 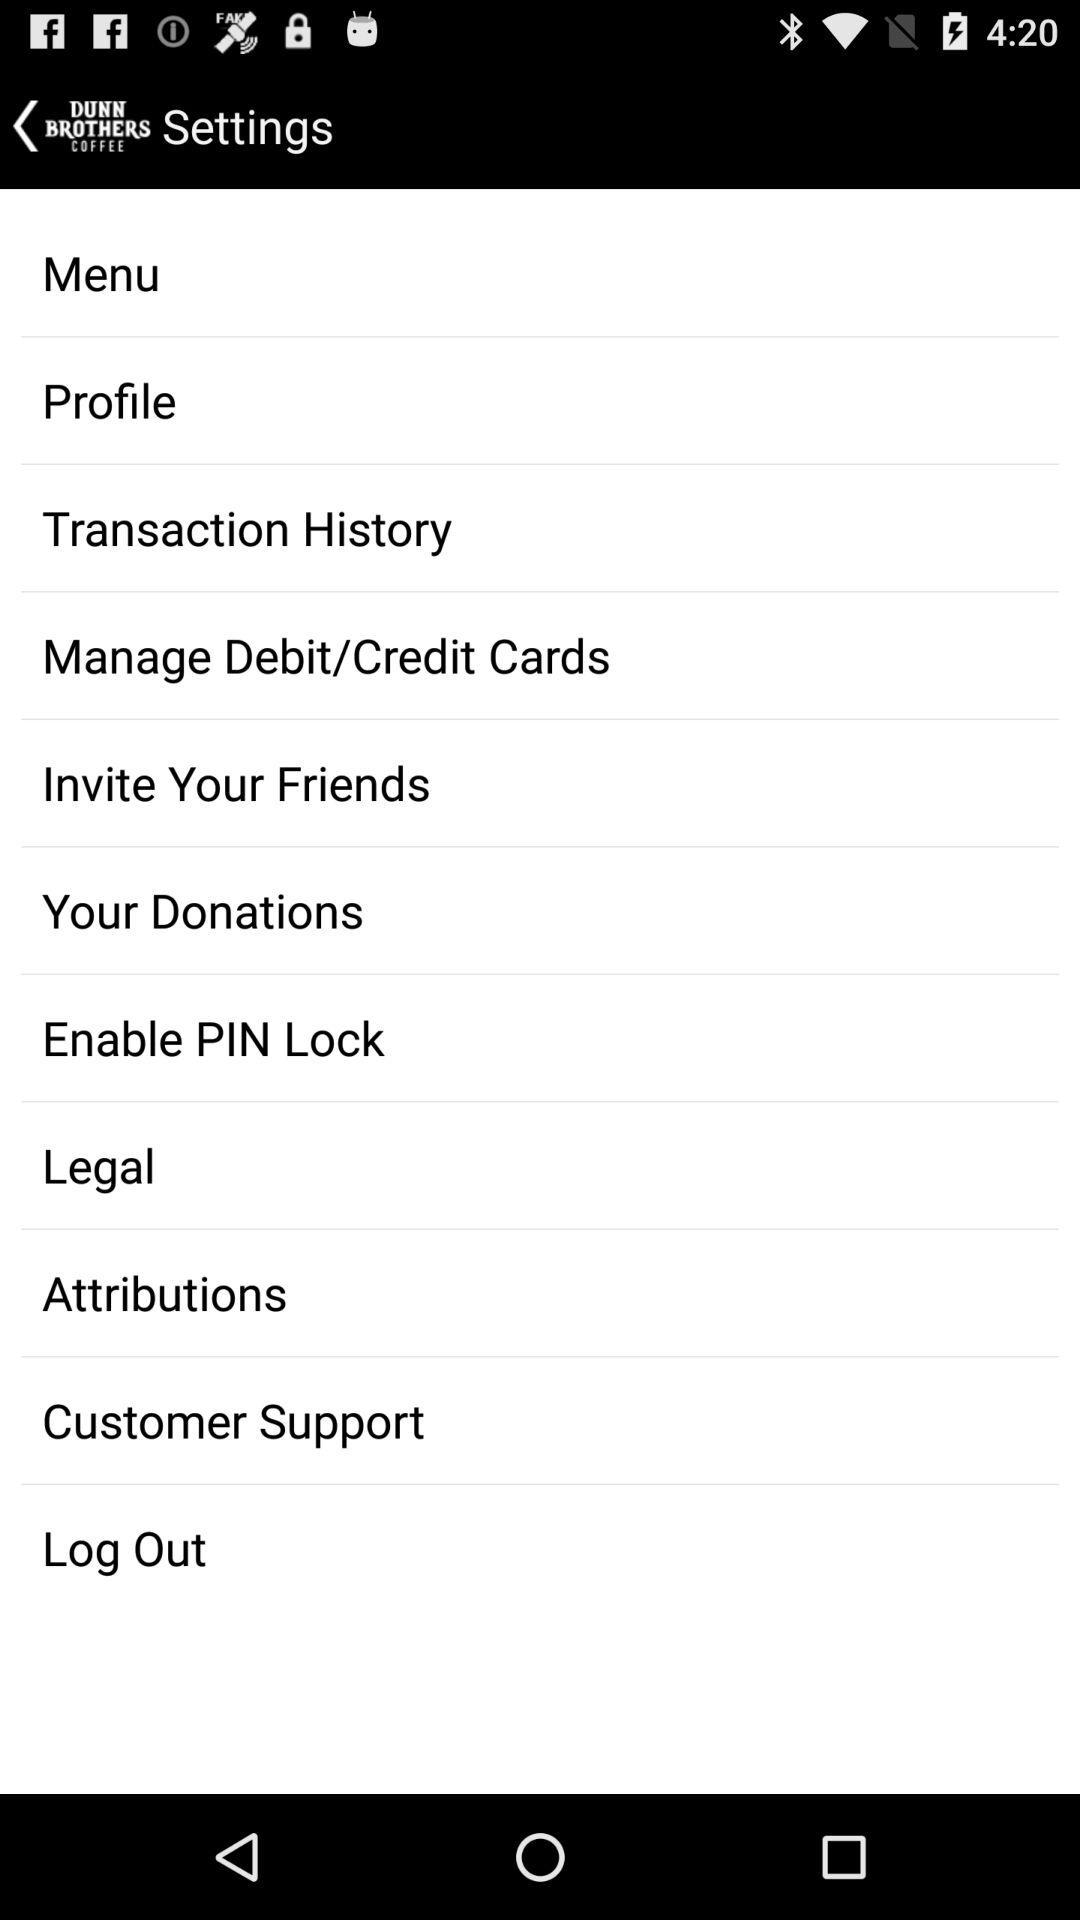 What do you see at coordinates (540, 909) in the screenshot?
I see `icon above enable pin lock item` at bounding box center [540, 909].